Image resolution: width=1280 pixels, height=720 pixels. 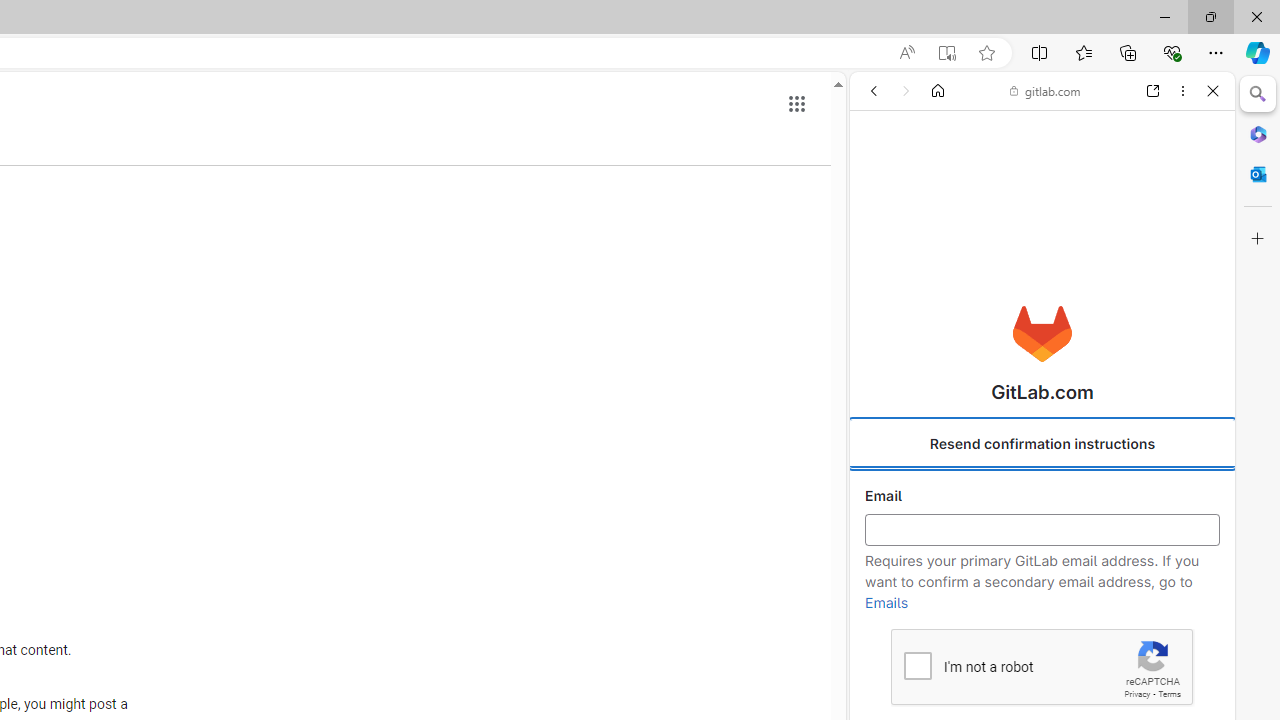 I want to click on 'This site scope', so click(x=935, y=180).